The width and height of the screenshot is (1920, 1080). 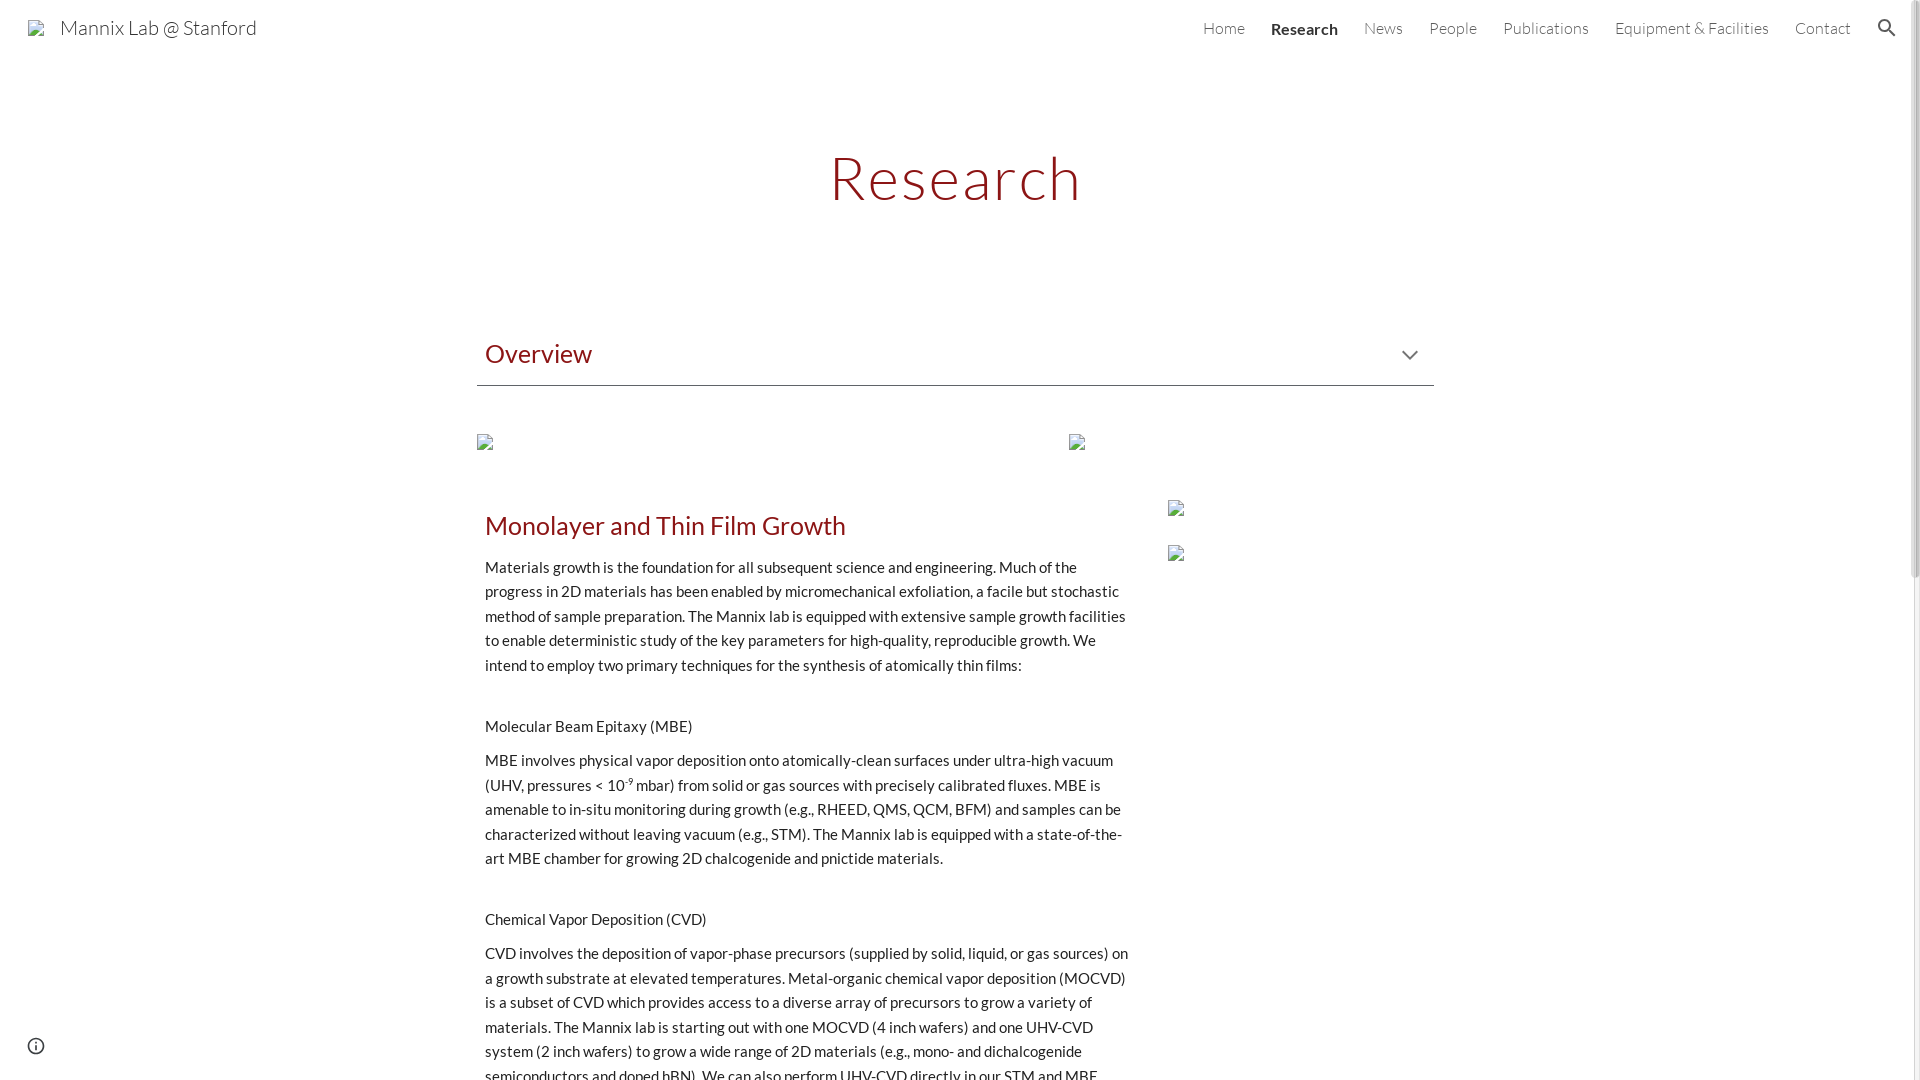 What do you see at coordinates (1453, 27) in the screenshot?
I see `'People'` at bounding box center [1453, 27].